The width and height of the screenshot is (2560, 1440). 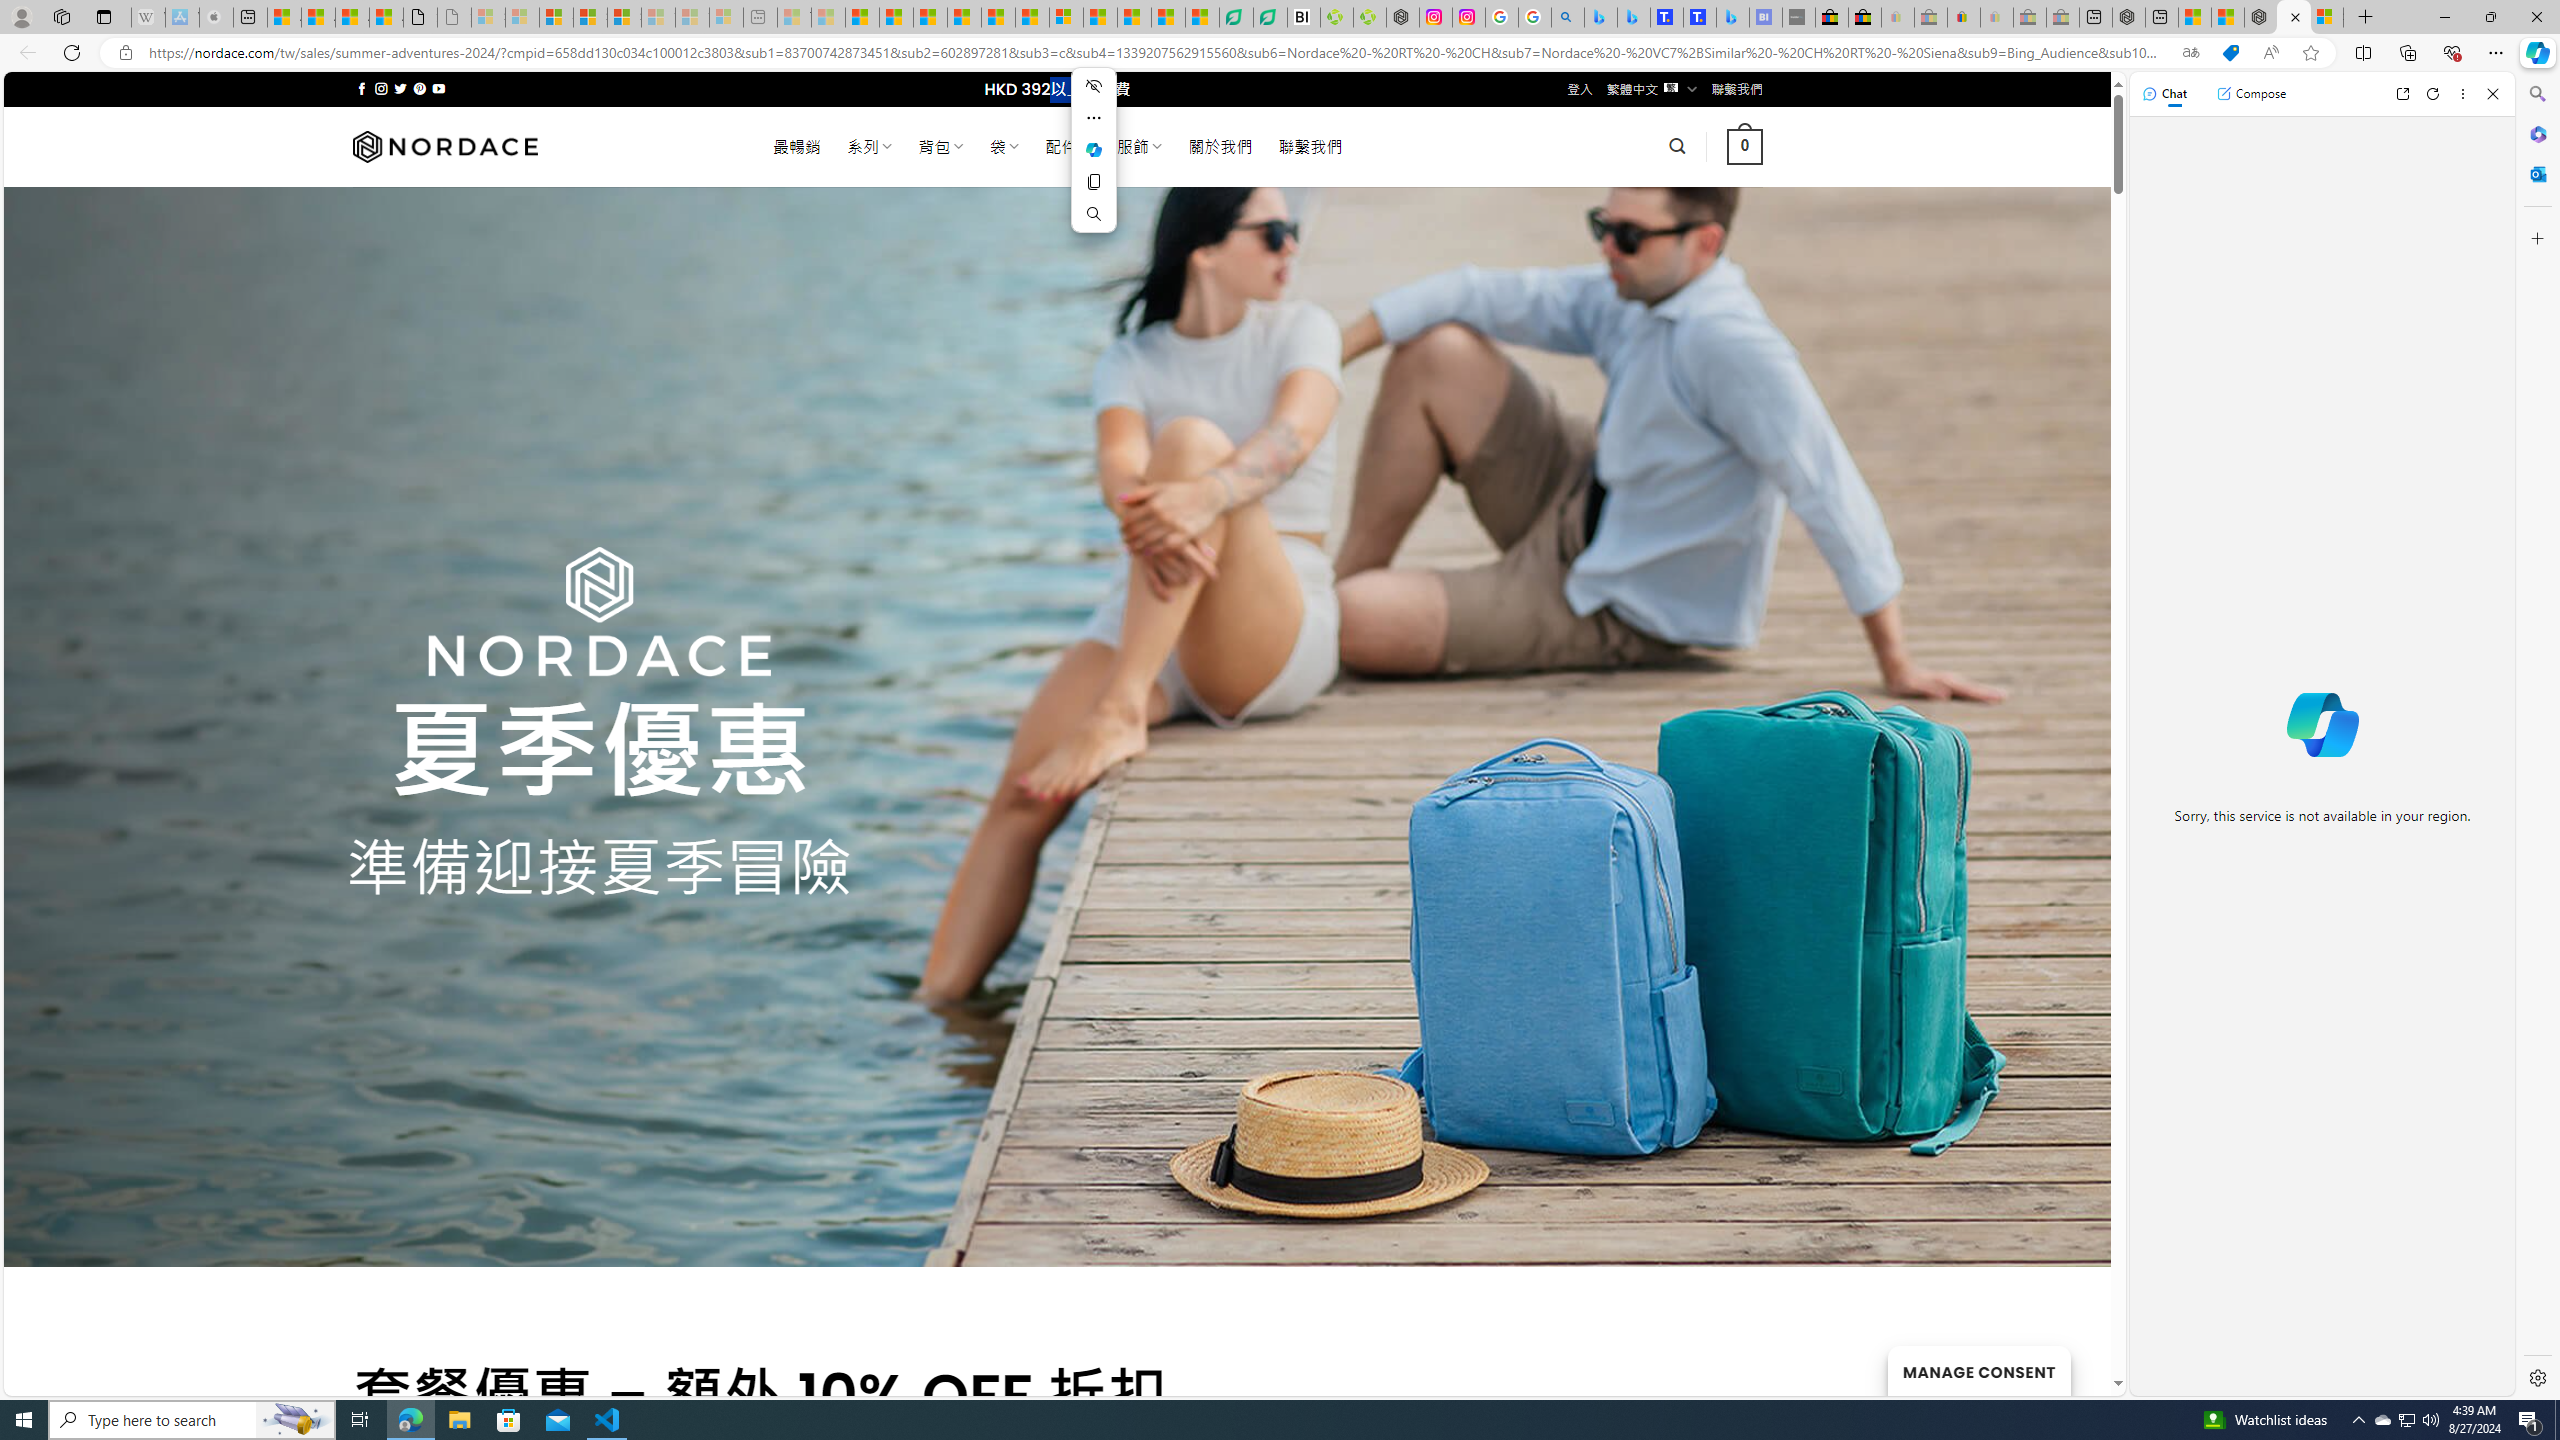 I want to click on 'Side bar', so click(x=2537, y=735).